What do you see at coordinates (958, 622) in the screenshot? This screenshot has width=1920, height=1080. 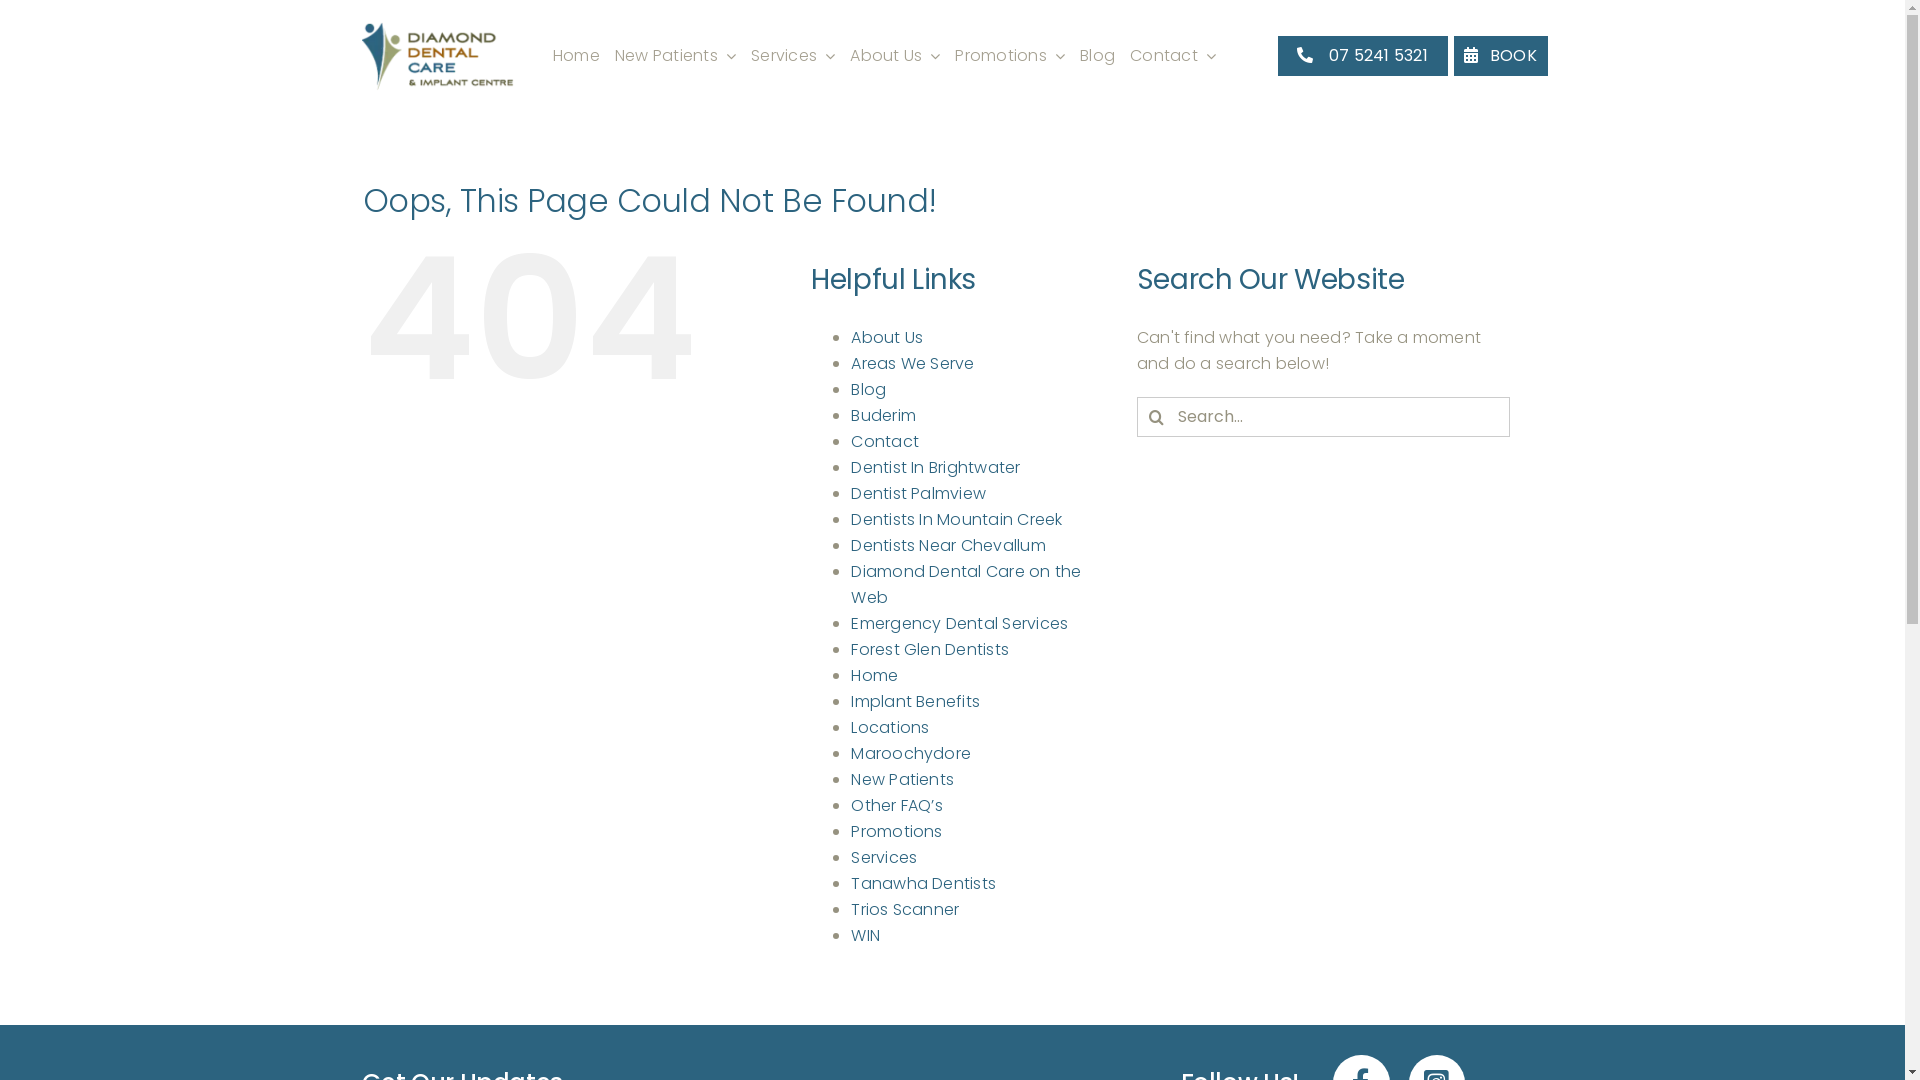 I see `'Emergency Dental Services'` at bounding box center [958, 622].